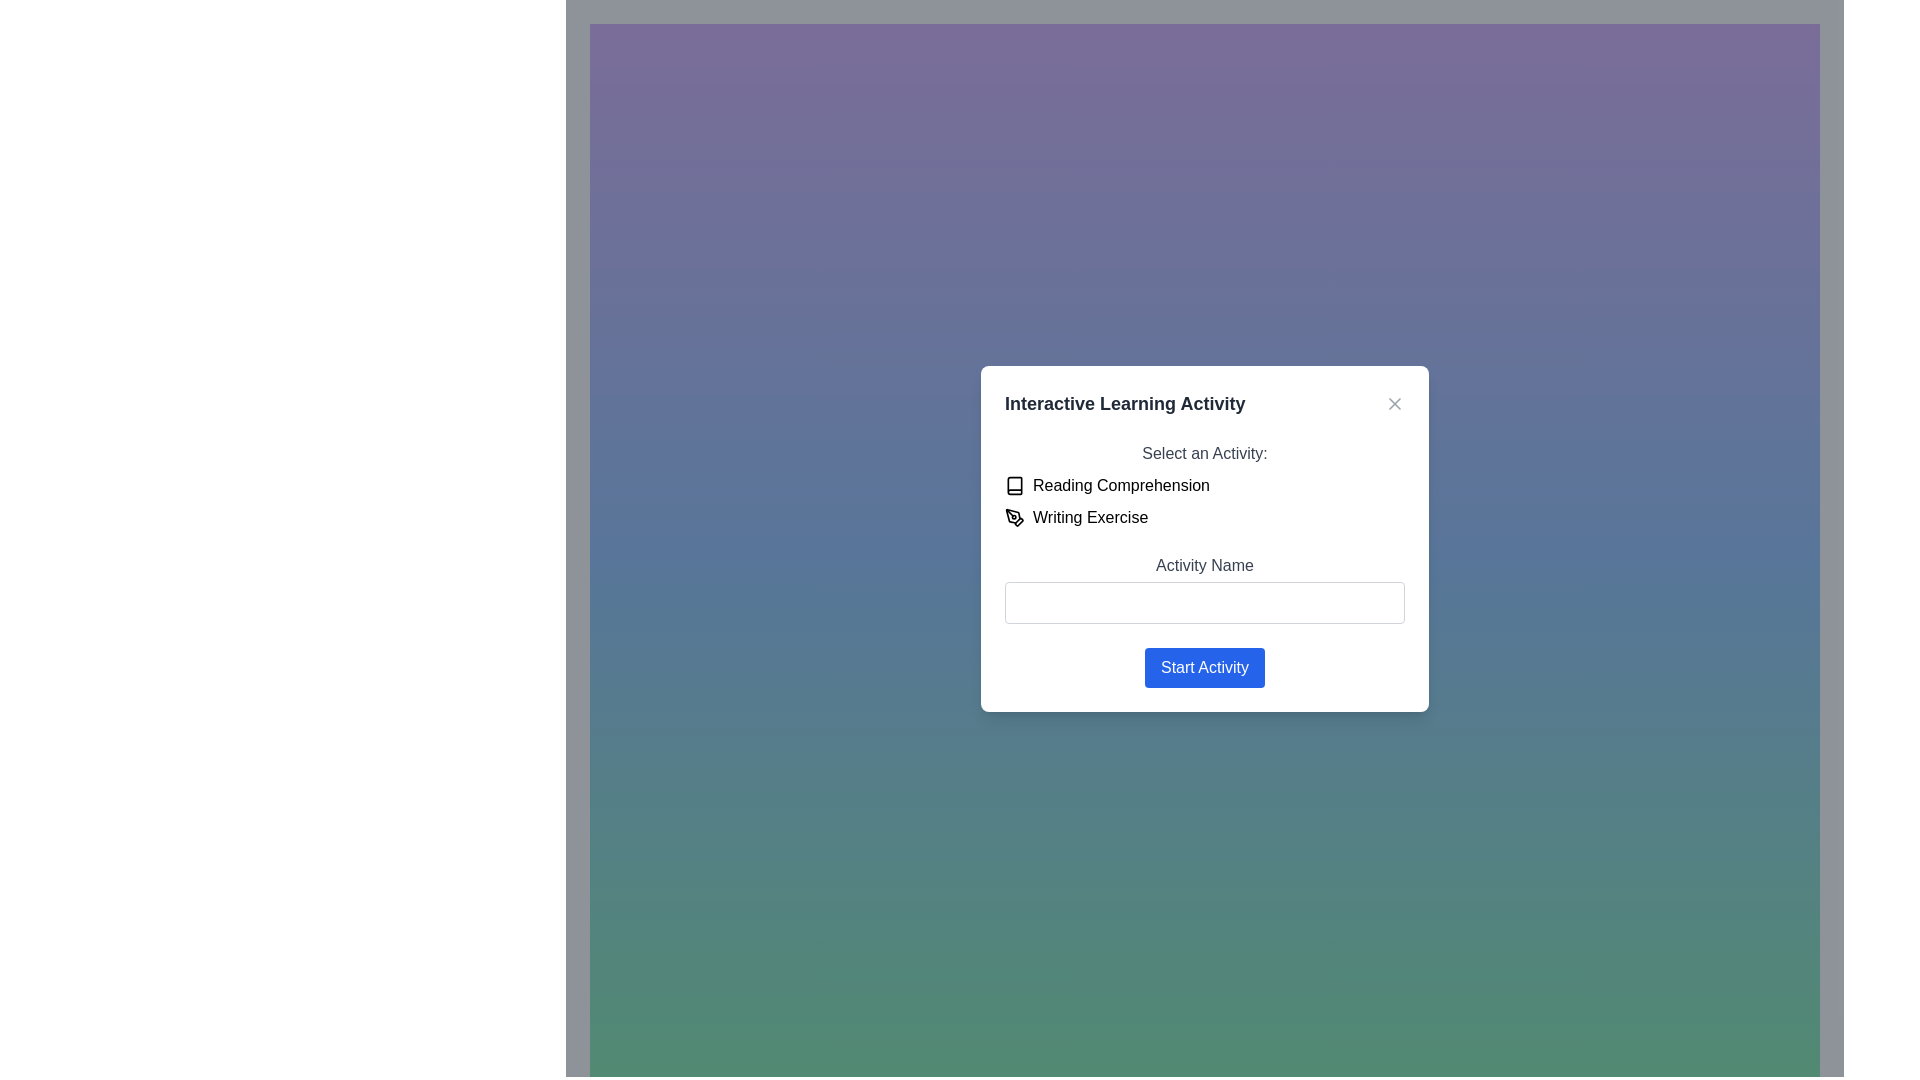 The width and height of the screenshot is (1920, 1080). Describe the element at coordinates (1125, 403) in the screenshot. I see `the Text Label that serves as the title or heading for the activity section, providing context about the function of the current interface` at that location.